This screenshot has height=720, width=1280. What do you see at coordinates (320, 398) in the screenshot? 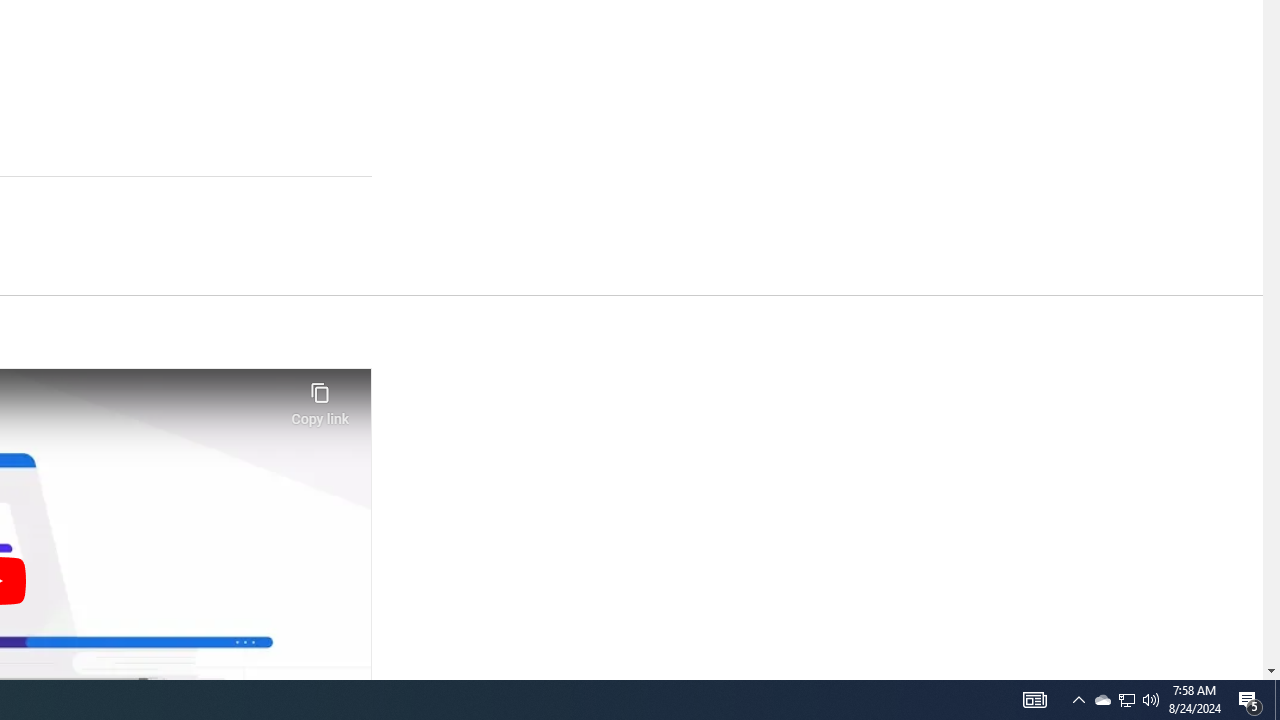
I see `'Copy link'` at bounding box center [320, 398].